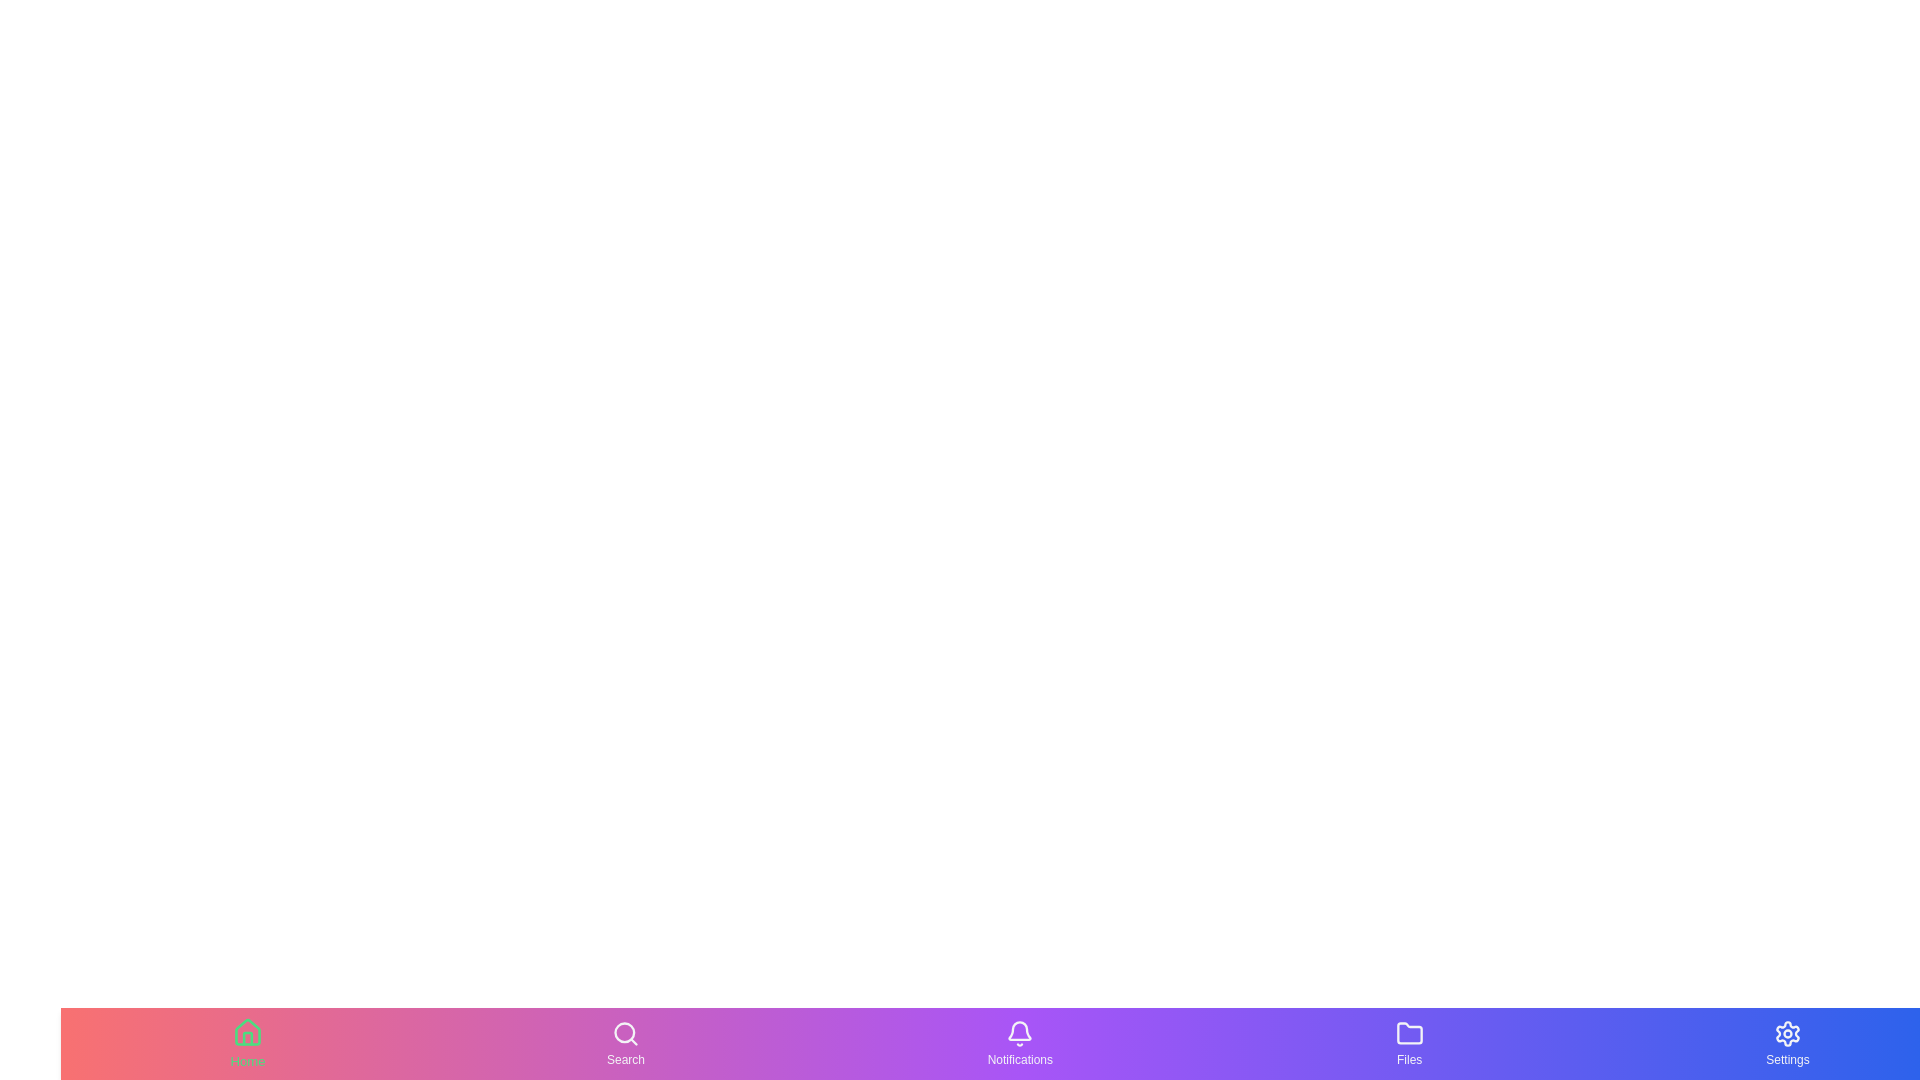 Image resolution: width=1920 pixels, height=1080 pixels. I want to click on the tab labeled Notifications, so click(1019, 1043).